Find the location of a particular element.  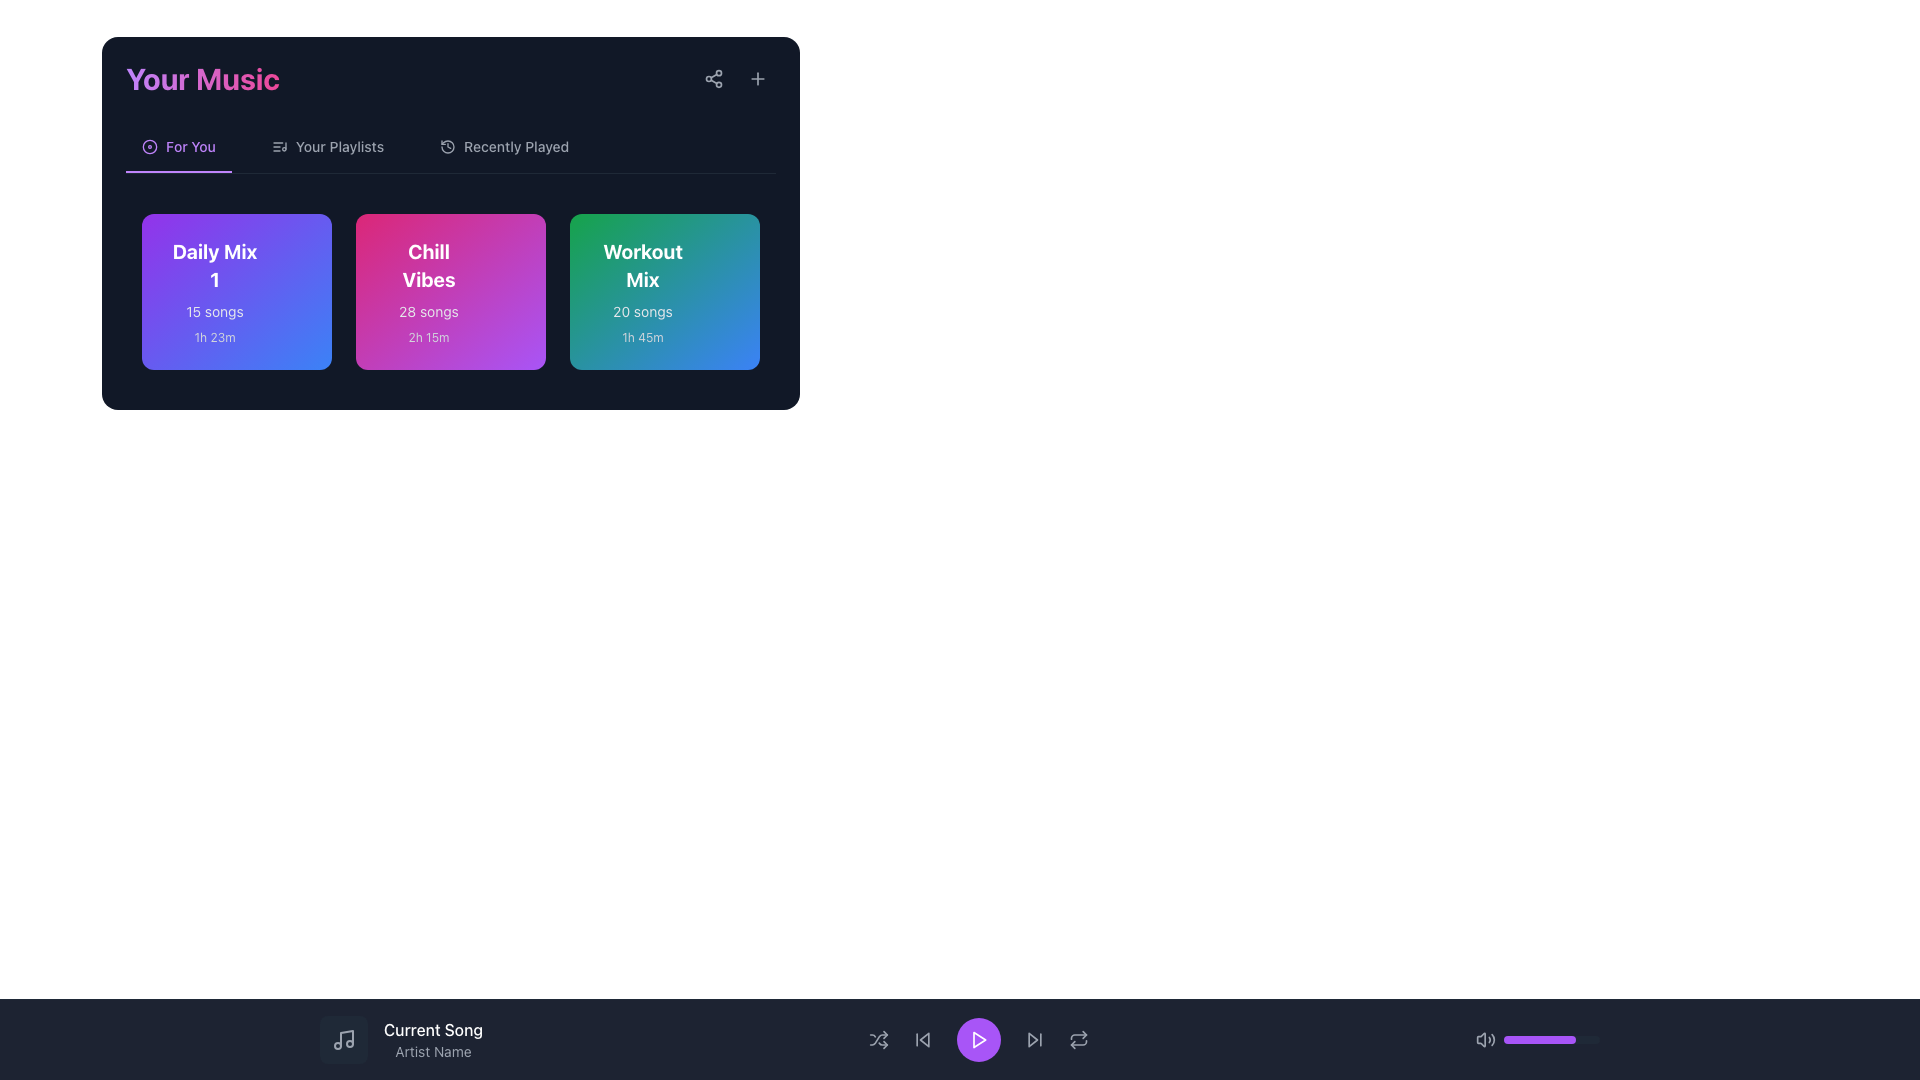

the 'Daily Mix 1' playlist card, which features a blue-purple gradient background and displays the largest text in bold white font is located at coordinates (215, 292).